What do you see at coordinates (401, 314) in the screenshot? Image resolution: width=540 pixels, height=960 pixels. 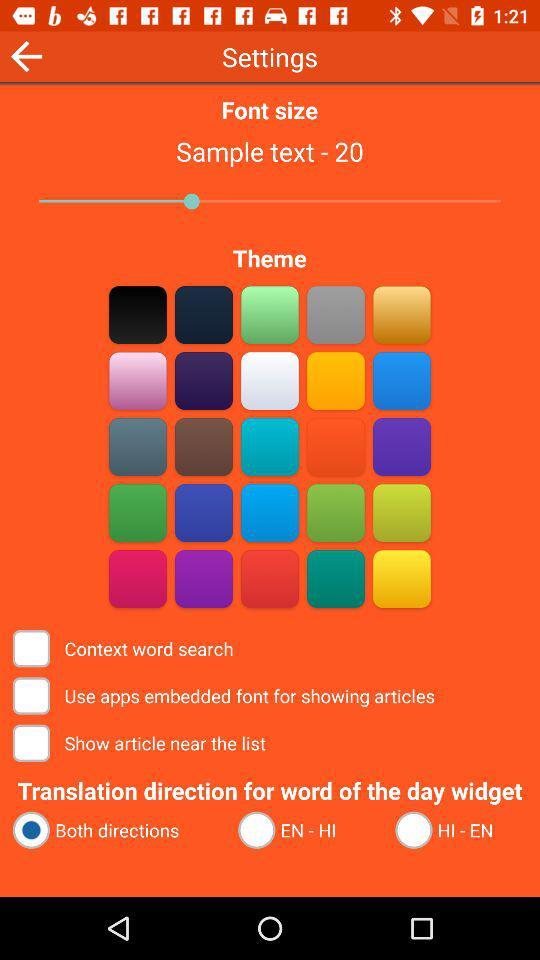 I see `choose light orange` at bounding box center [401, 314].